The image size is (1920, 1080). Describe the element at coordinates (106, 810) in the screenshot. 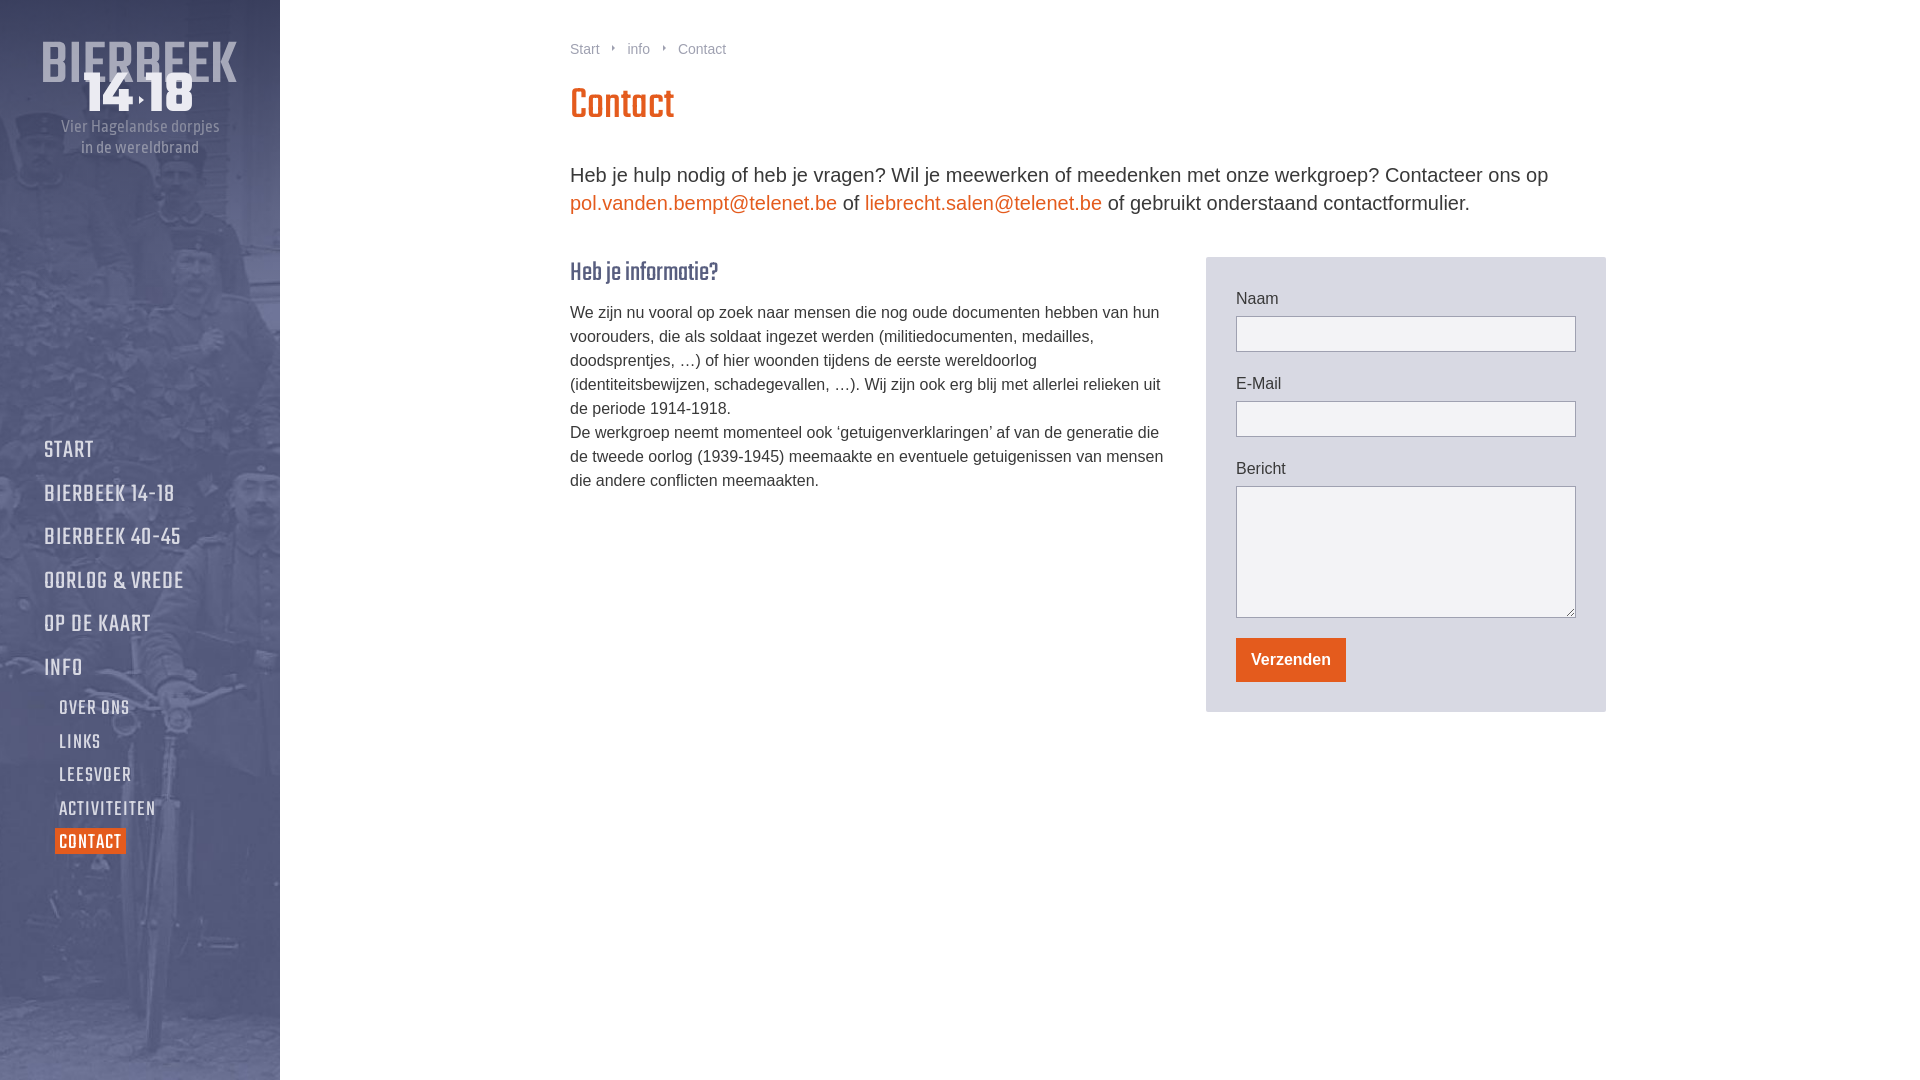

I see `'ACTIVITEITEN'` at that location.